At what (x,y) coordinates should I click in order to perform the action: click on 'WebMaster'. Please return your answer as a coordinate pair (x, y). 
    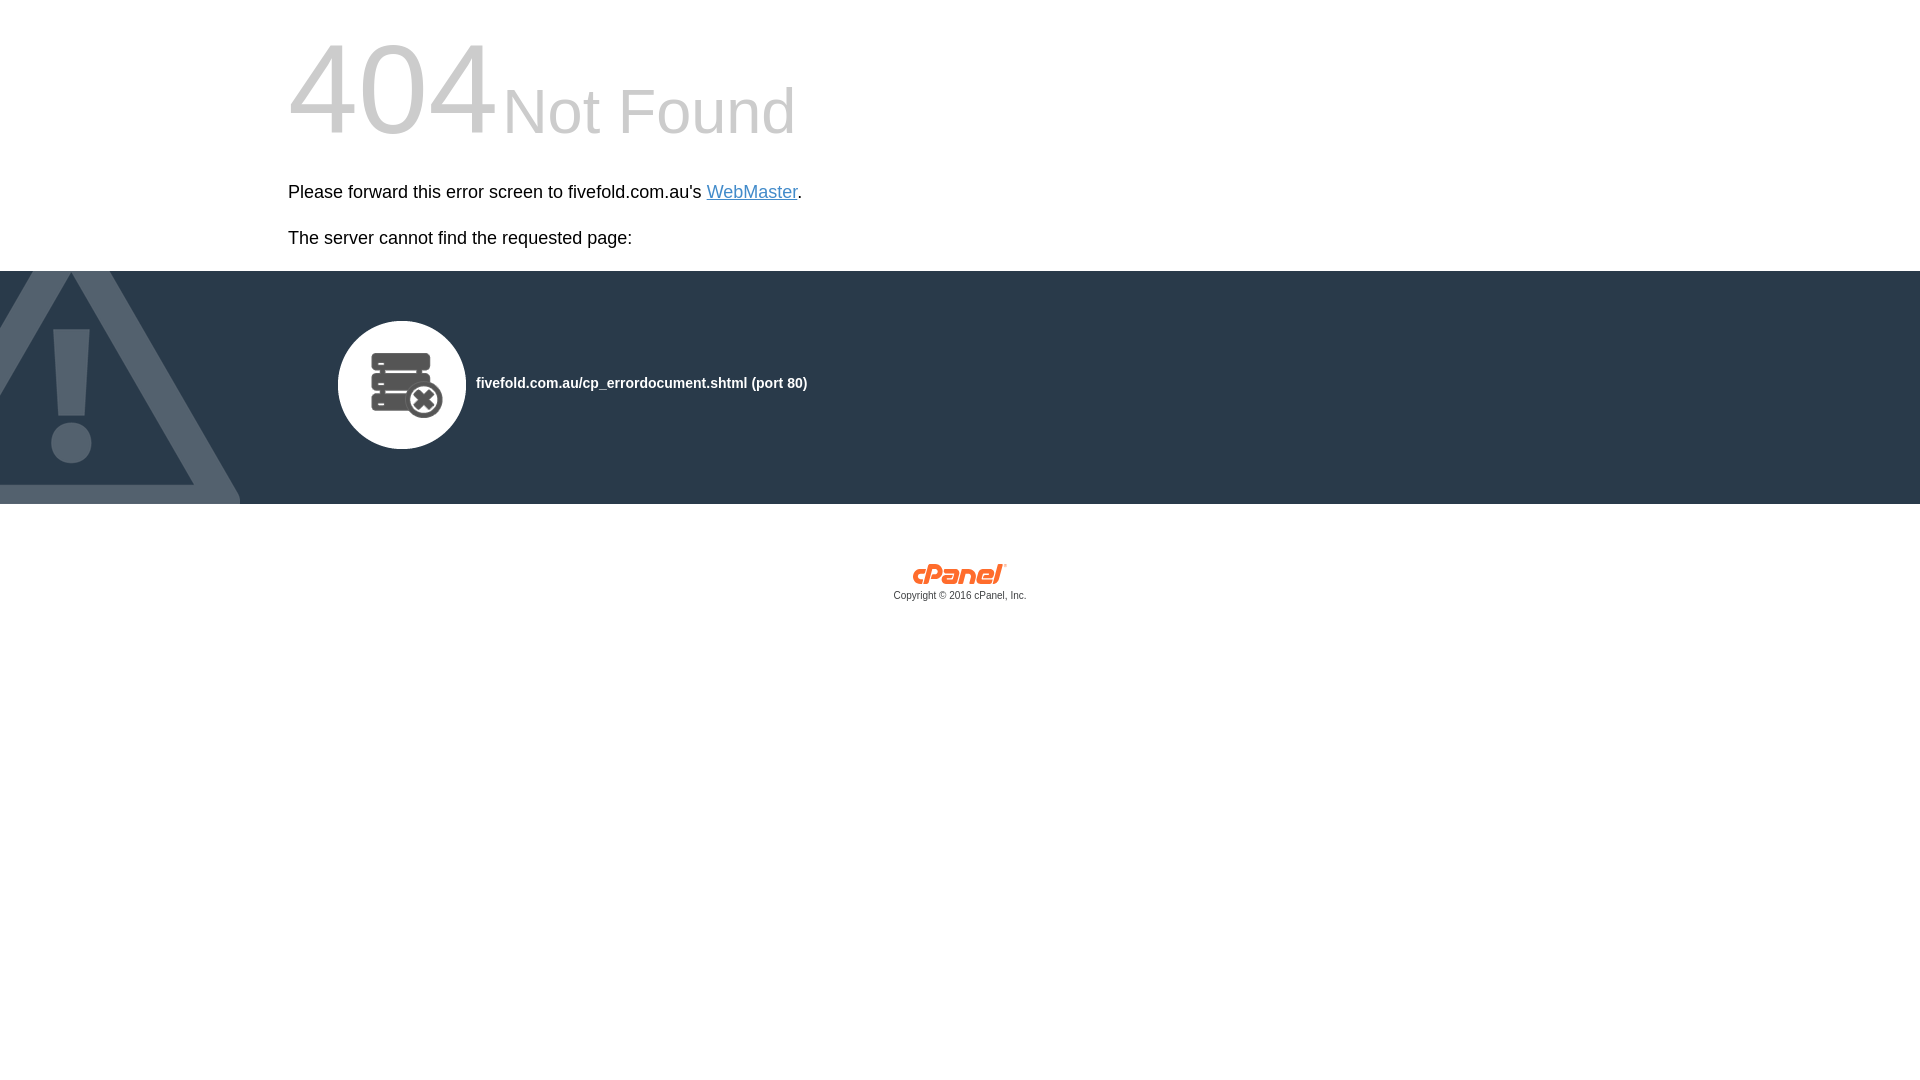
    Looking at the image, I should click on (706, 192).